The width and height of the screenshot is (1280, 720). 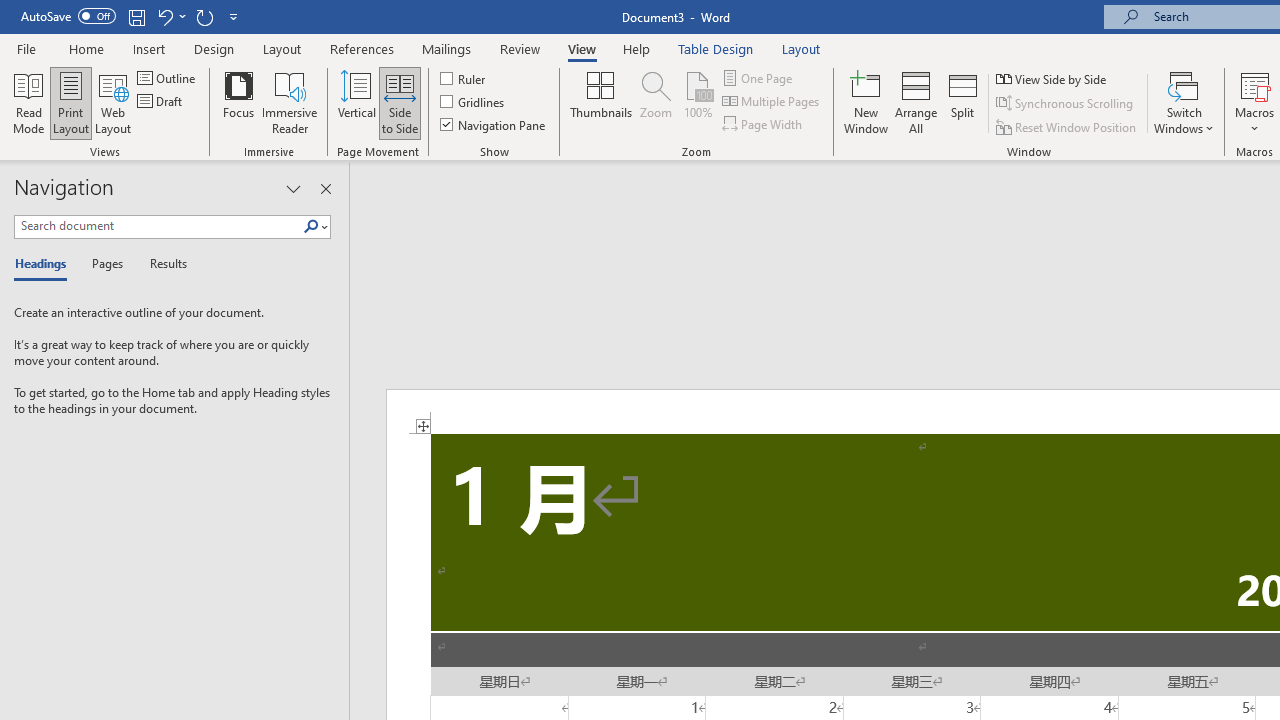 I want to click on 'Split', so click(x=963, y=103).